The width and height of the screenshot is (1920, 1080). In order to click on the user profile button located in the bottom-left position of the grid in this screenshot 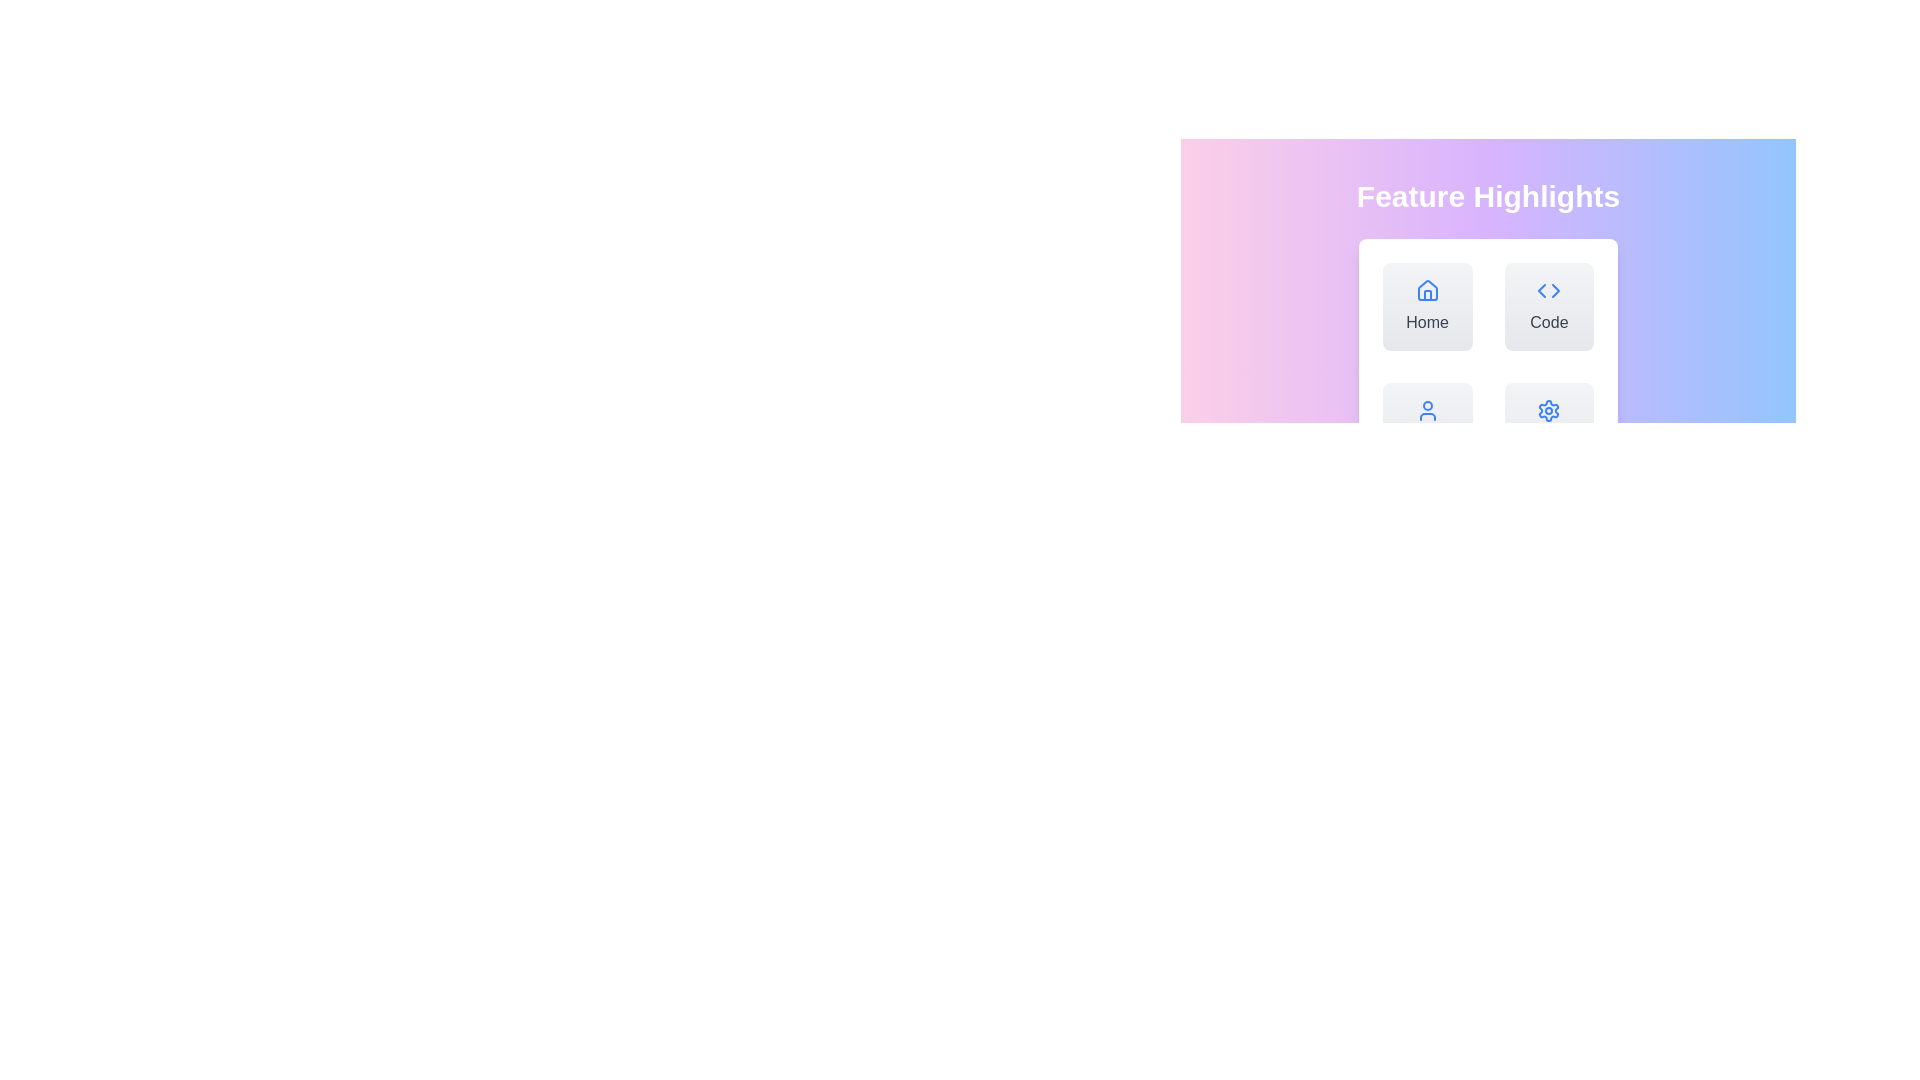, I will do `click(1426, 426)`.